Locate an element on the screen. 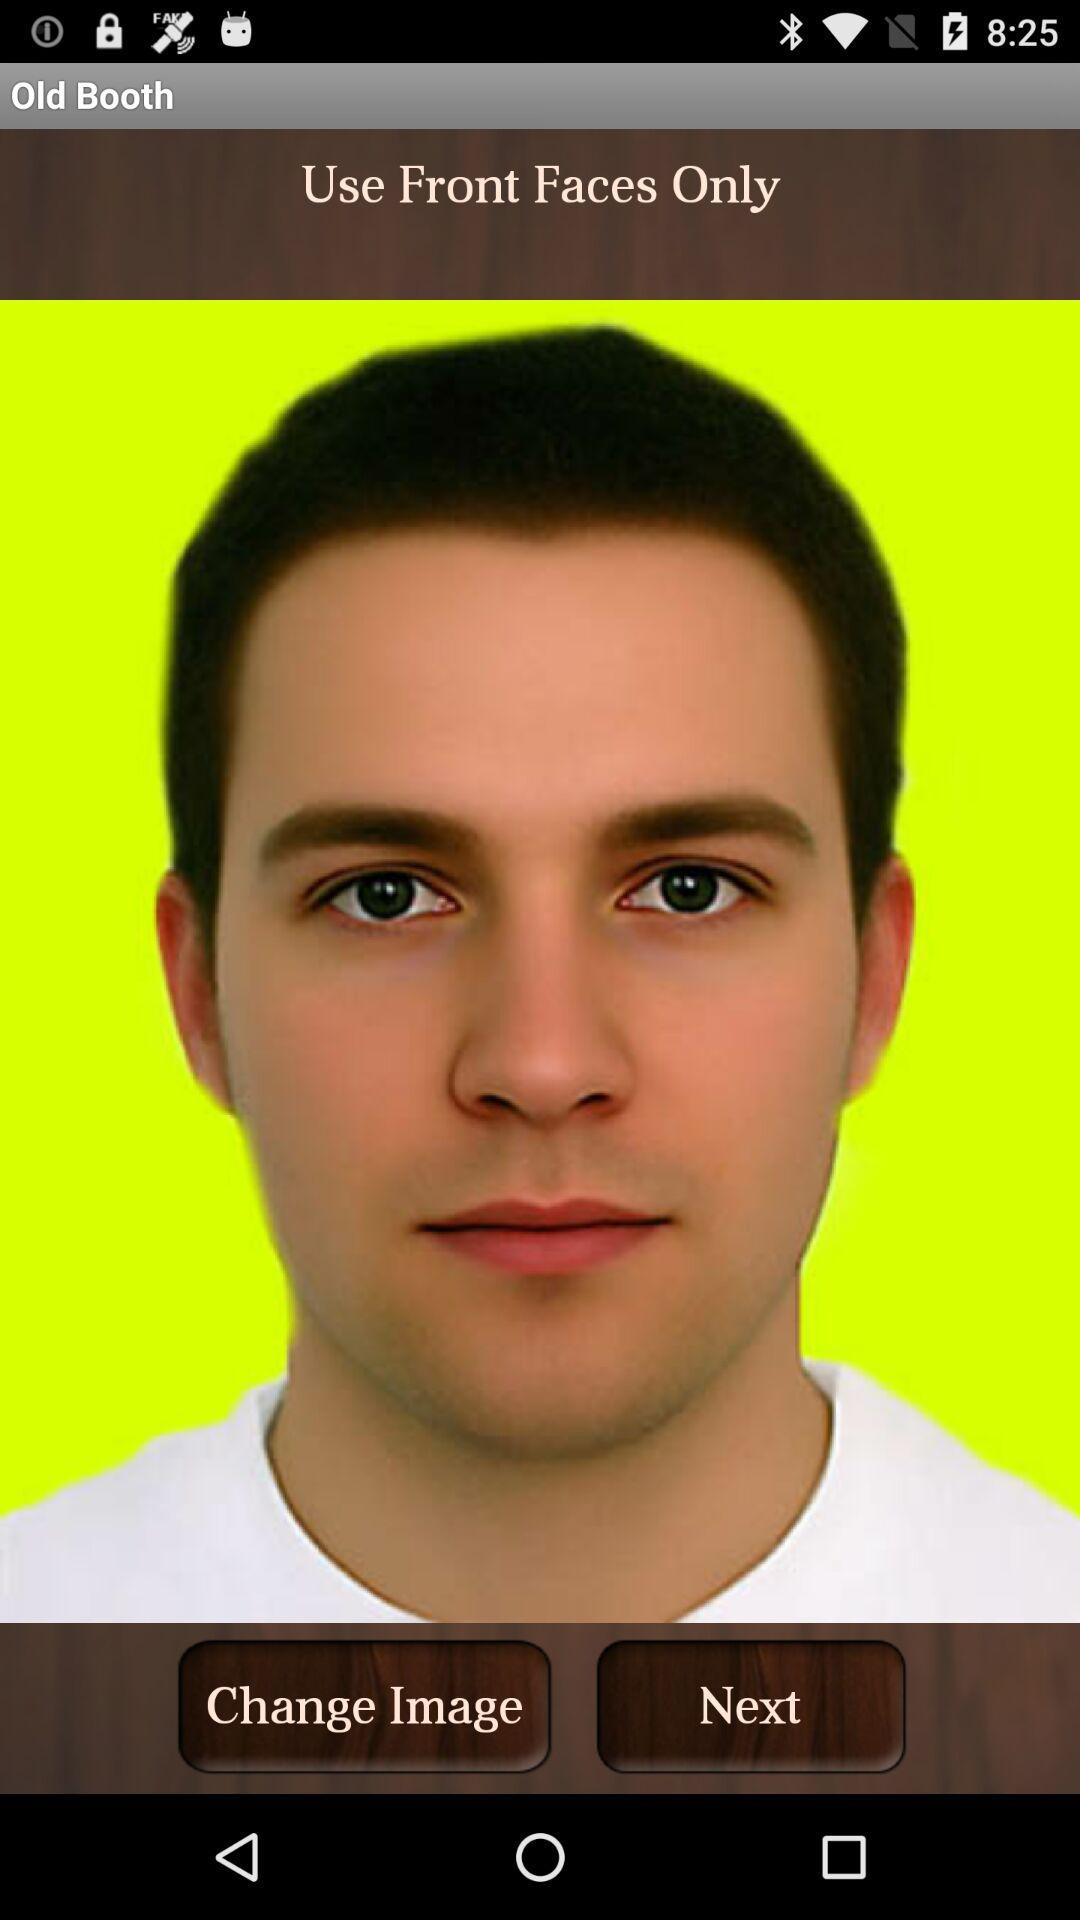 The height and width of the screenshot is (1920, 1080). change image is located at coordinates (364, 1705).